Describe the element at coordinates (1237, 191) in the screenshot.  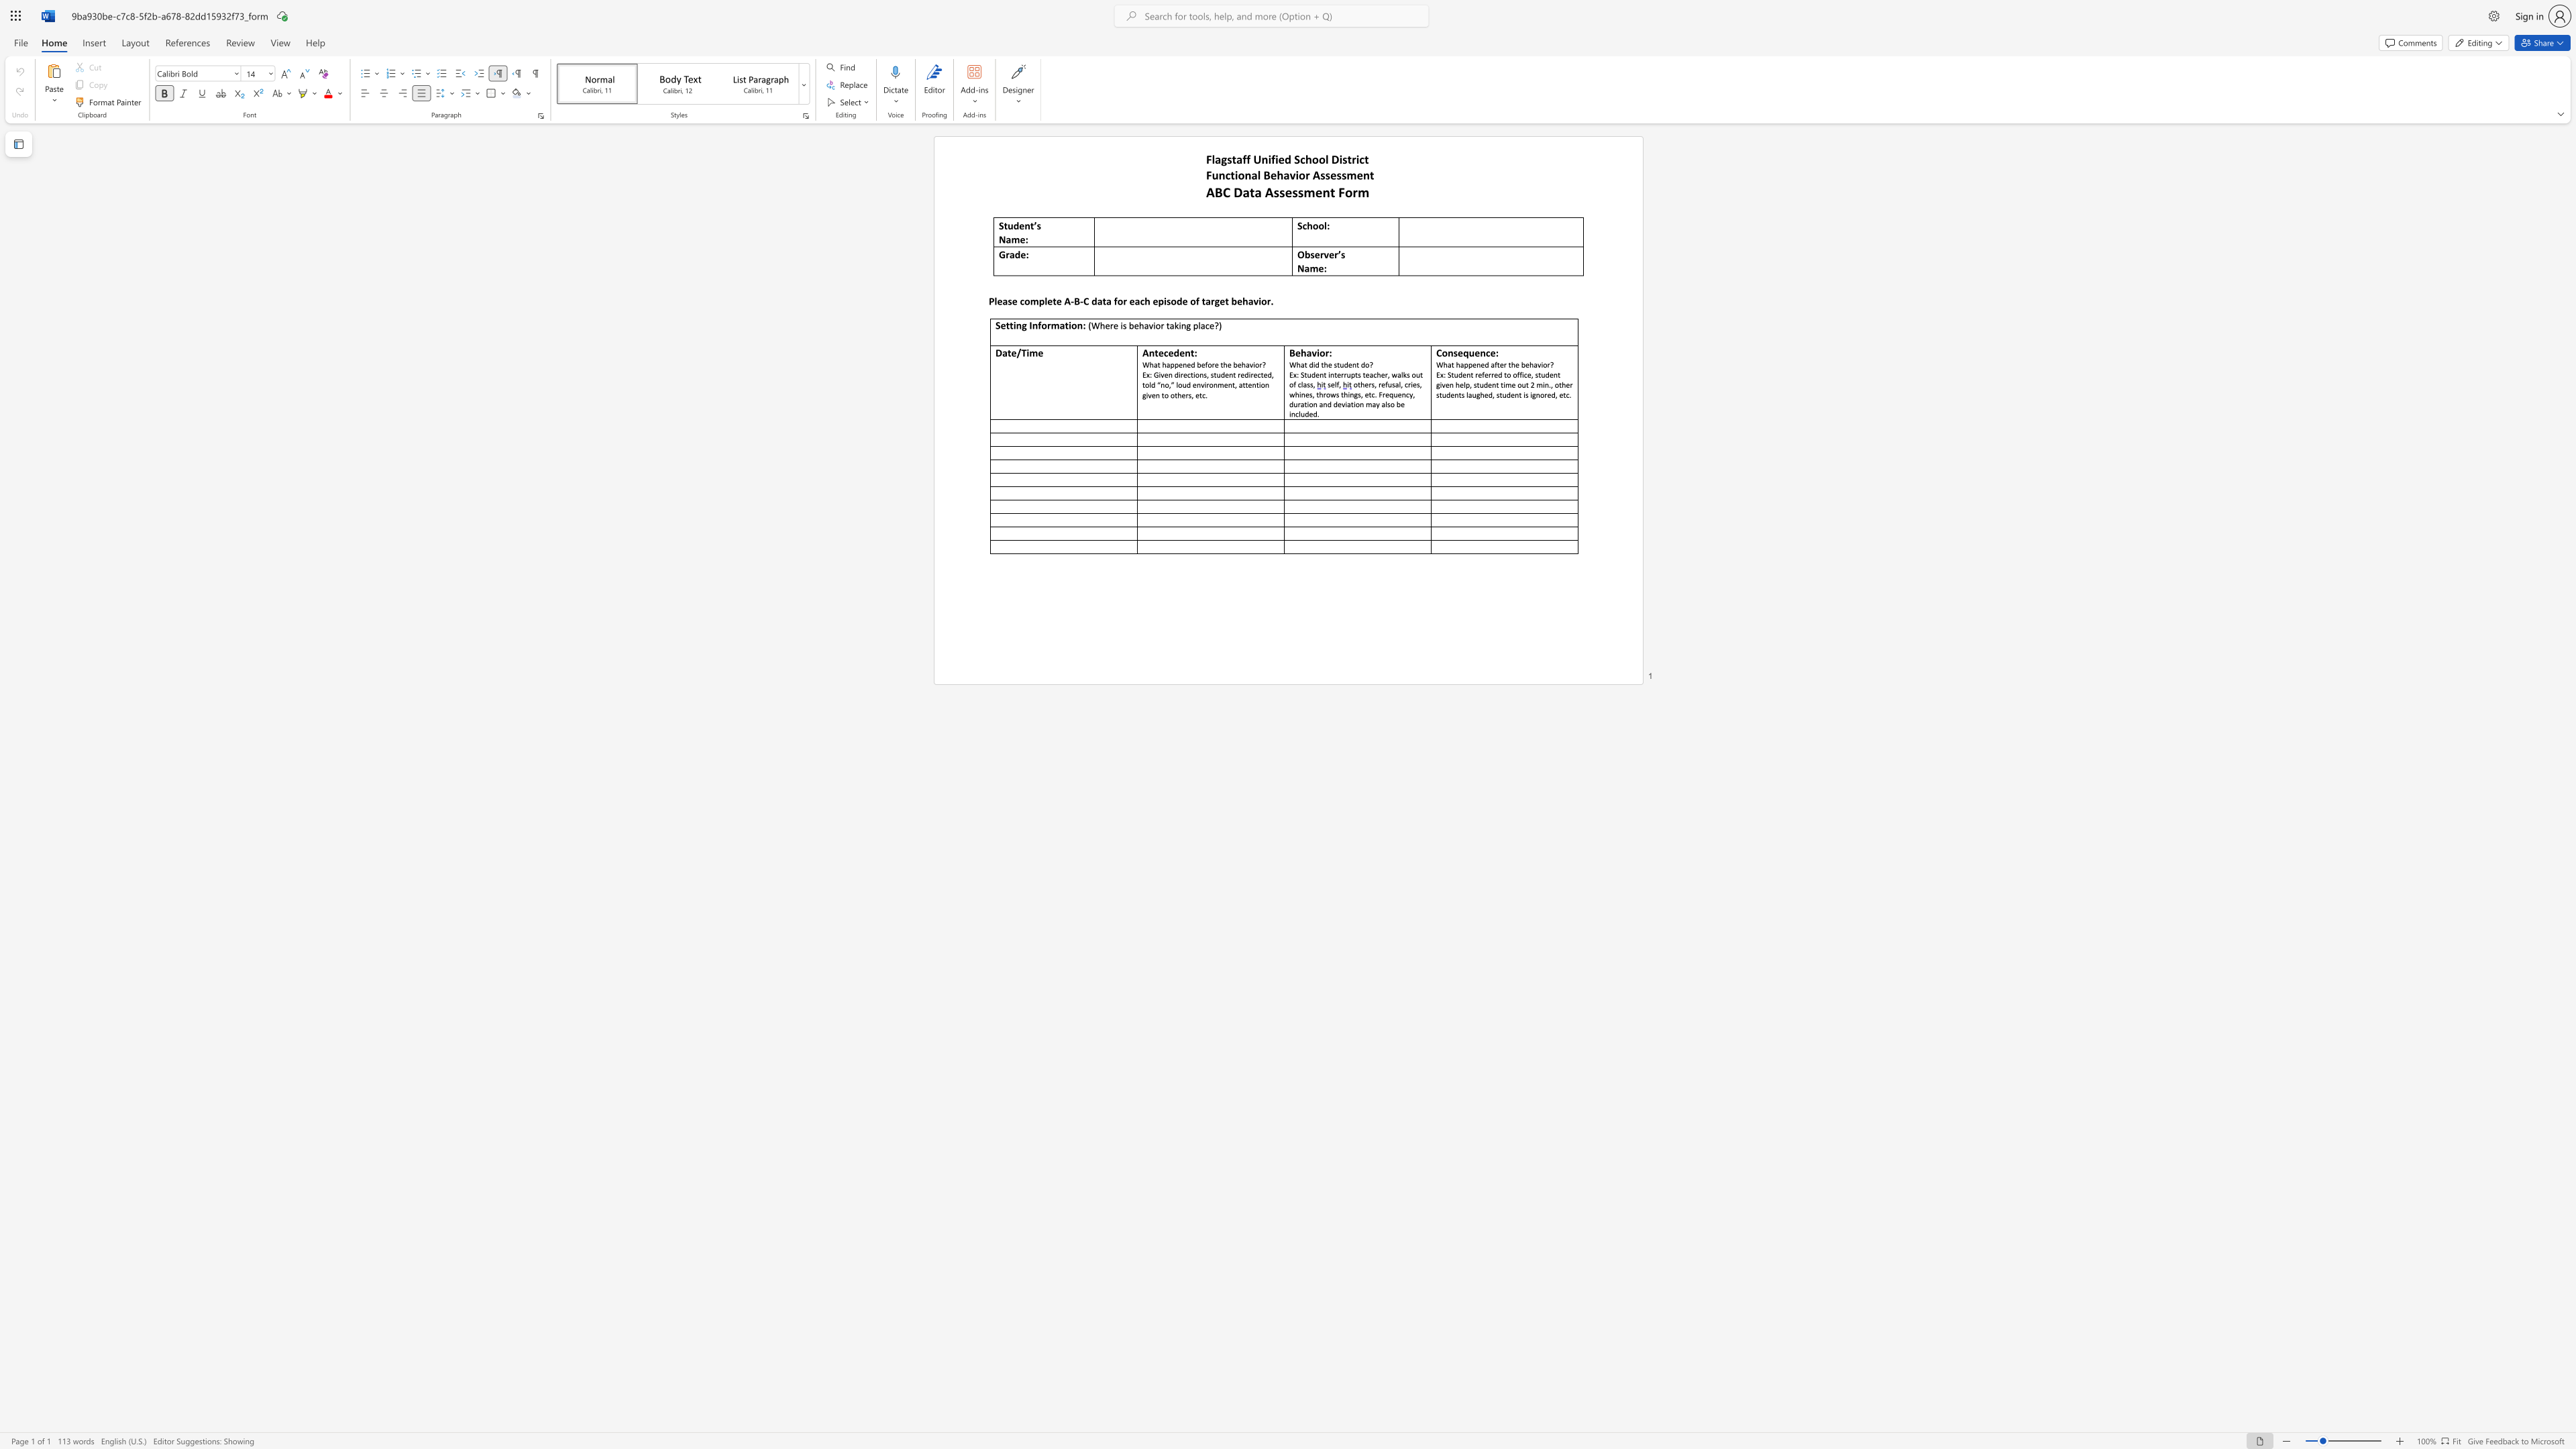
I see `the 1th character "D" in the text` at that location.